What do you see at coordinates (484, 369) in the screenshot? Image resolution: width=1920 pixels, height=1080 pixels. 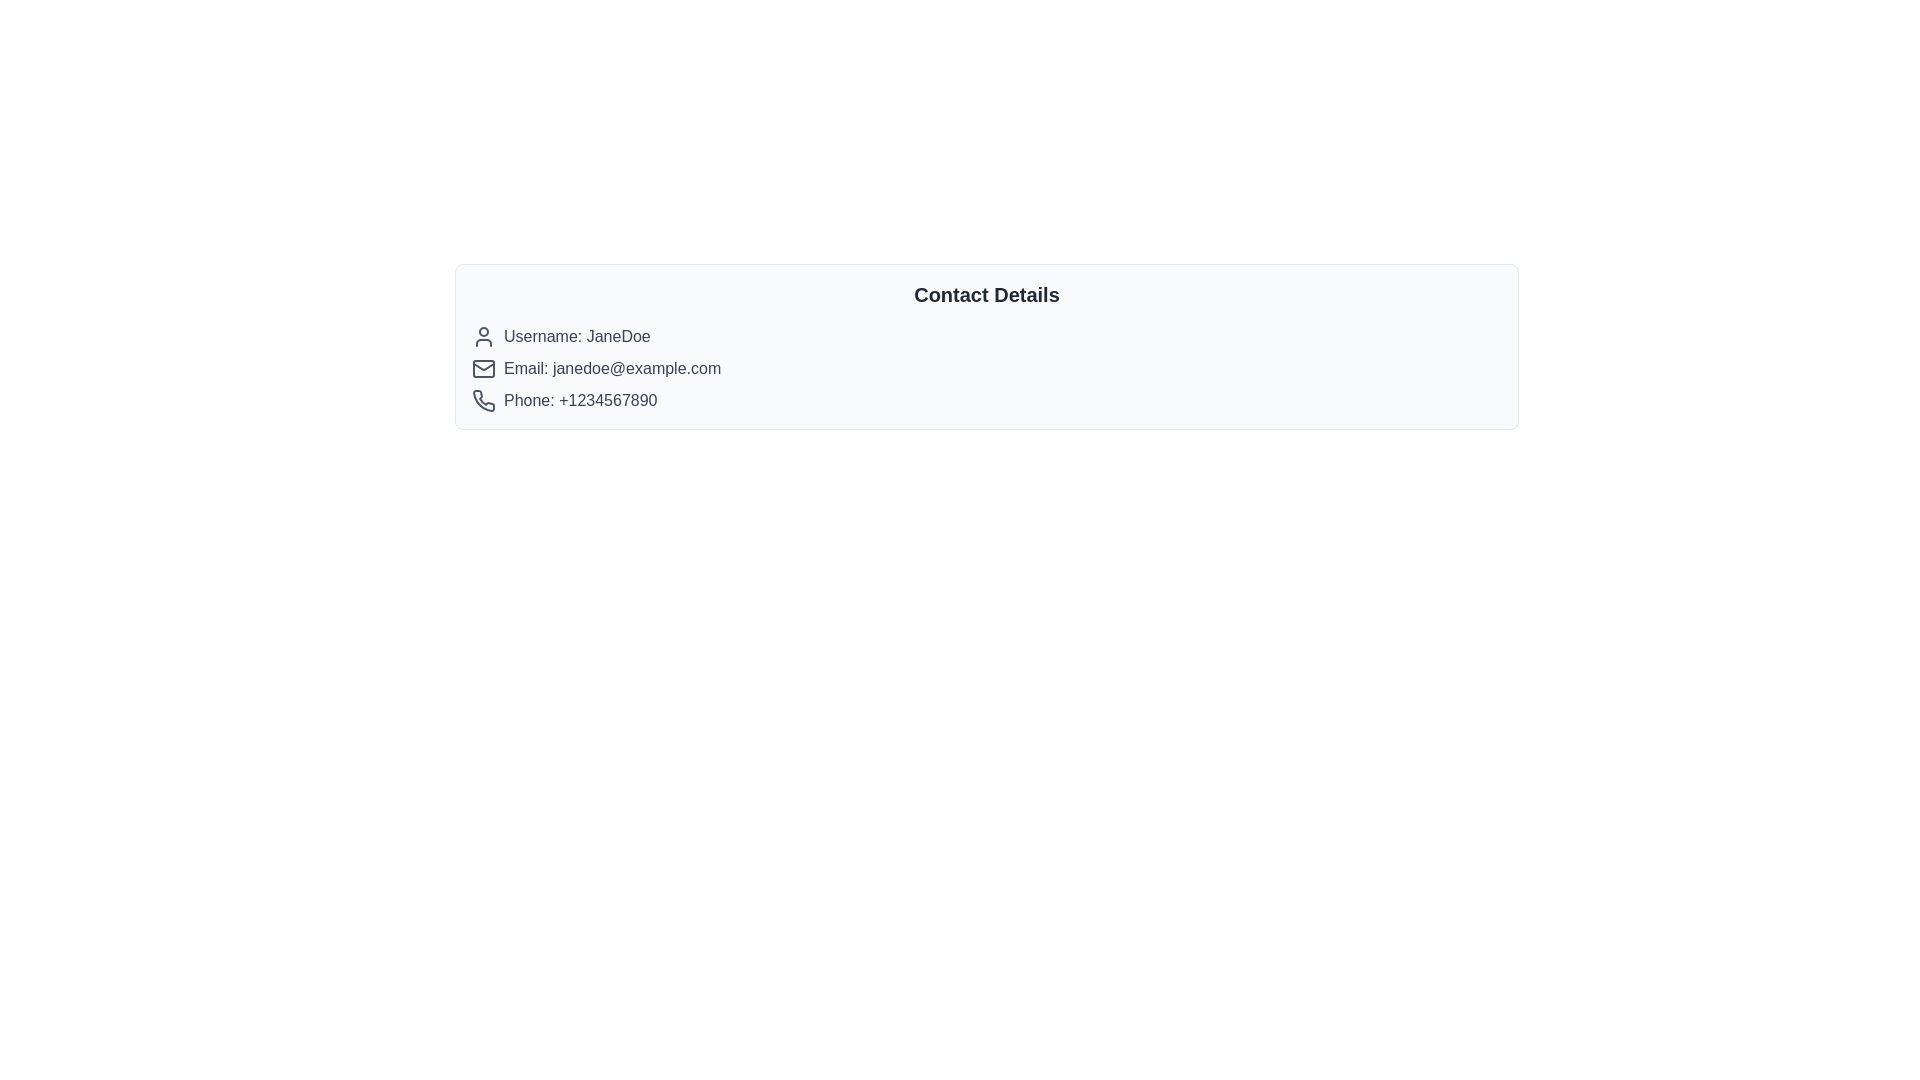 I see `the SVG rectangle component that forms the main body of the envelope icon, located to the left of the text 'Email: janedoe@example.com', as a static decoration` at bounding box center [484, 369].